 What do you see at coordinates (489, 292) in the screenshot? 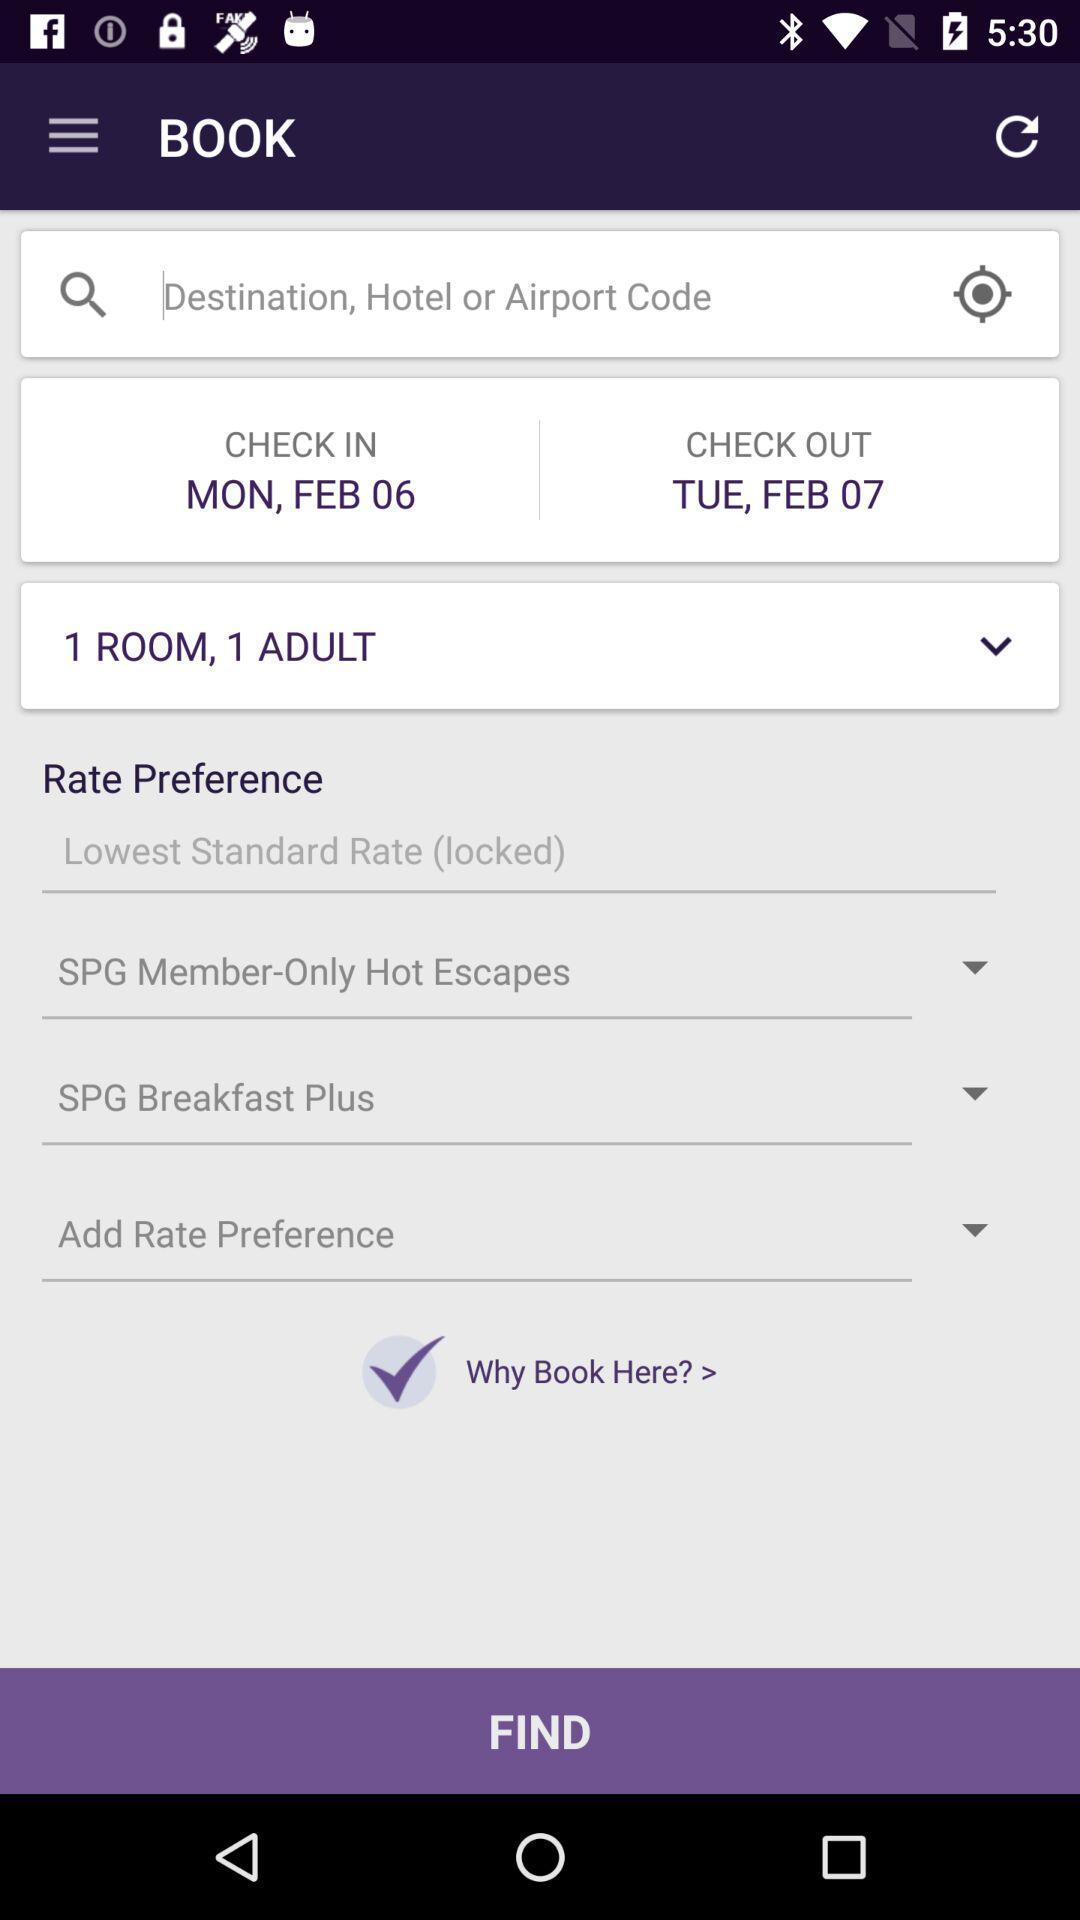
I see `text box for hotel airport or city name` at bounding box center [489, 292].